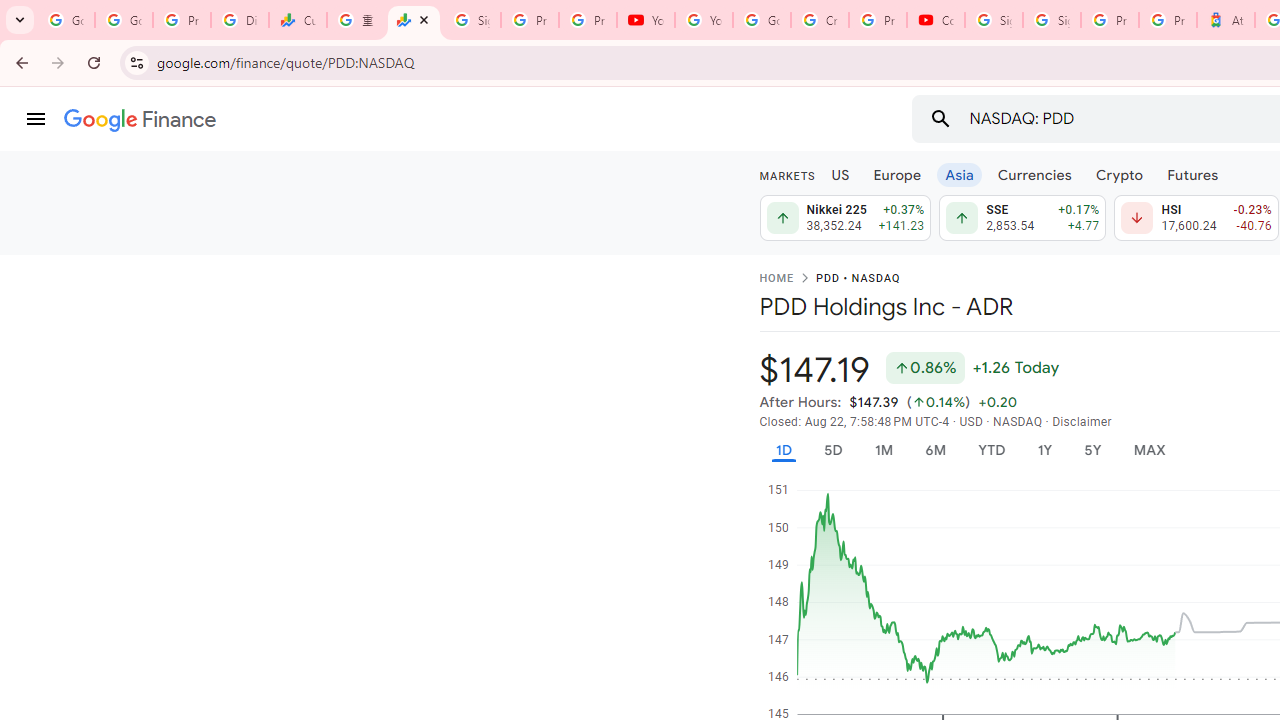 Image resolution: width=1280 pixels, height=720 pixels. What do you see at coordinates (958, 173) in the screenshot?
I see `'Asia'` at bounding box center [958, 173].